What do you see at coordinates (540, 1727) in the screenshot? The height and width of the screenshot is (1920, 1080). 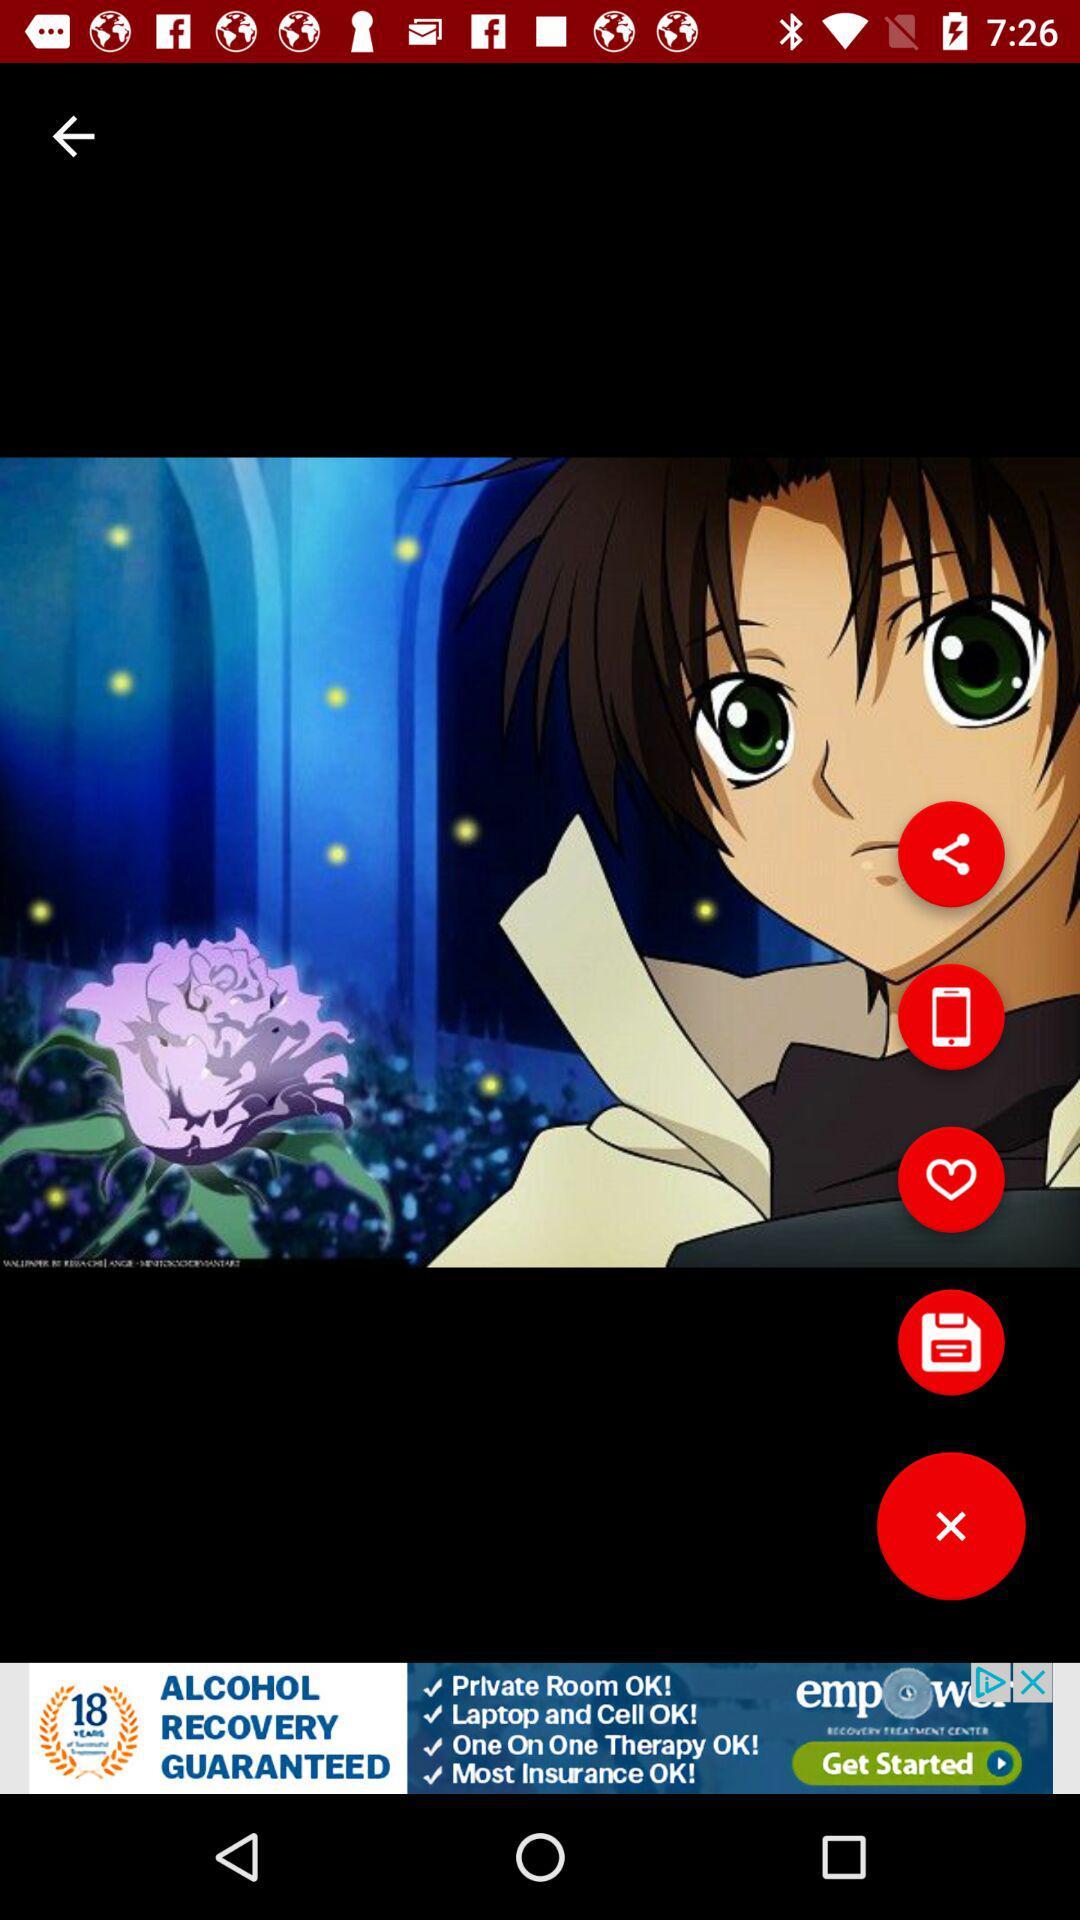 I see `click on advertisements` at bounding box center [540, 1727].